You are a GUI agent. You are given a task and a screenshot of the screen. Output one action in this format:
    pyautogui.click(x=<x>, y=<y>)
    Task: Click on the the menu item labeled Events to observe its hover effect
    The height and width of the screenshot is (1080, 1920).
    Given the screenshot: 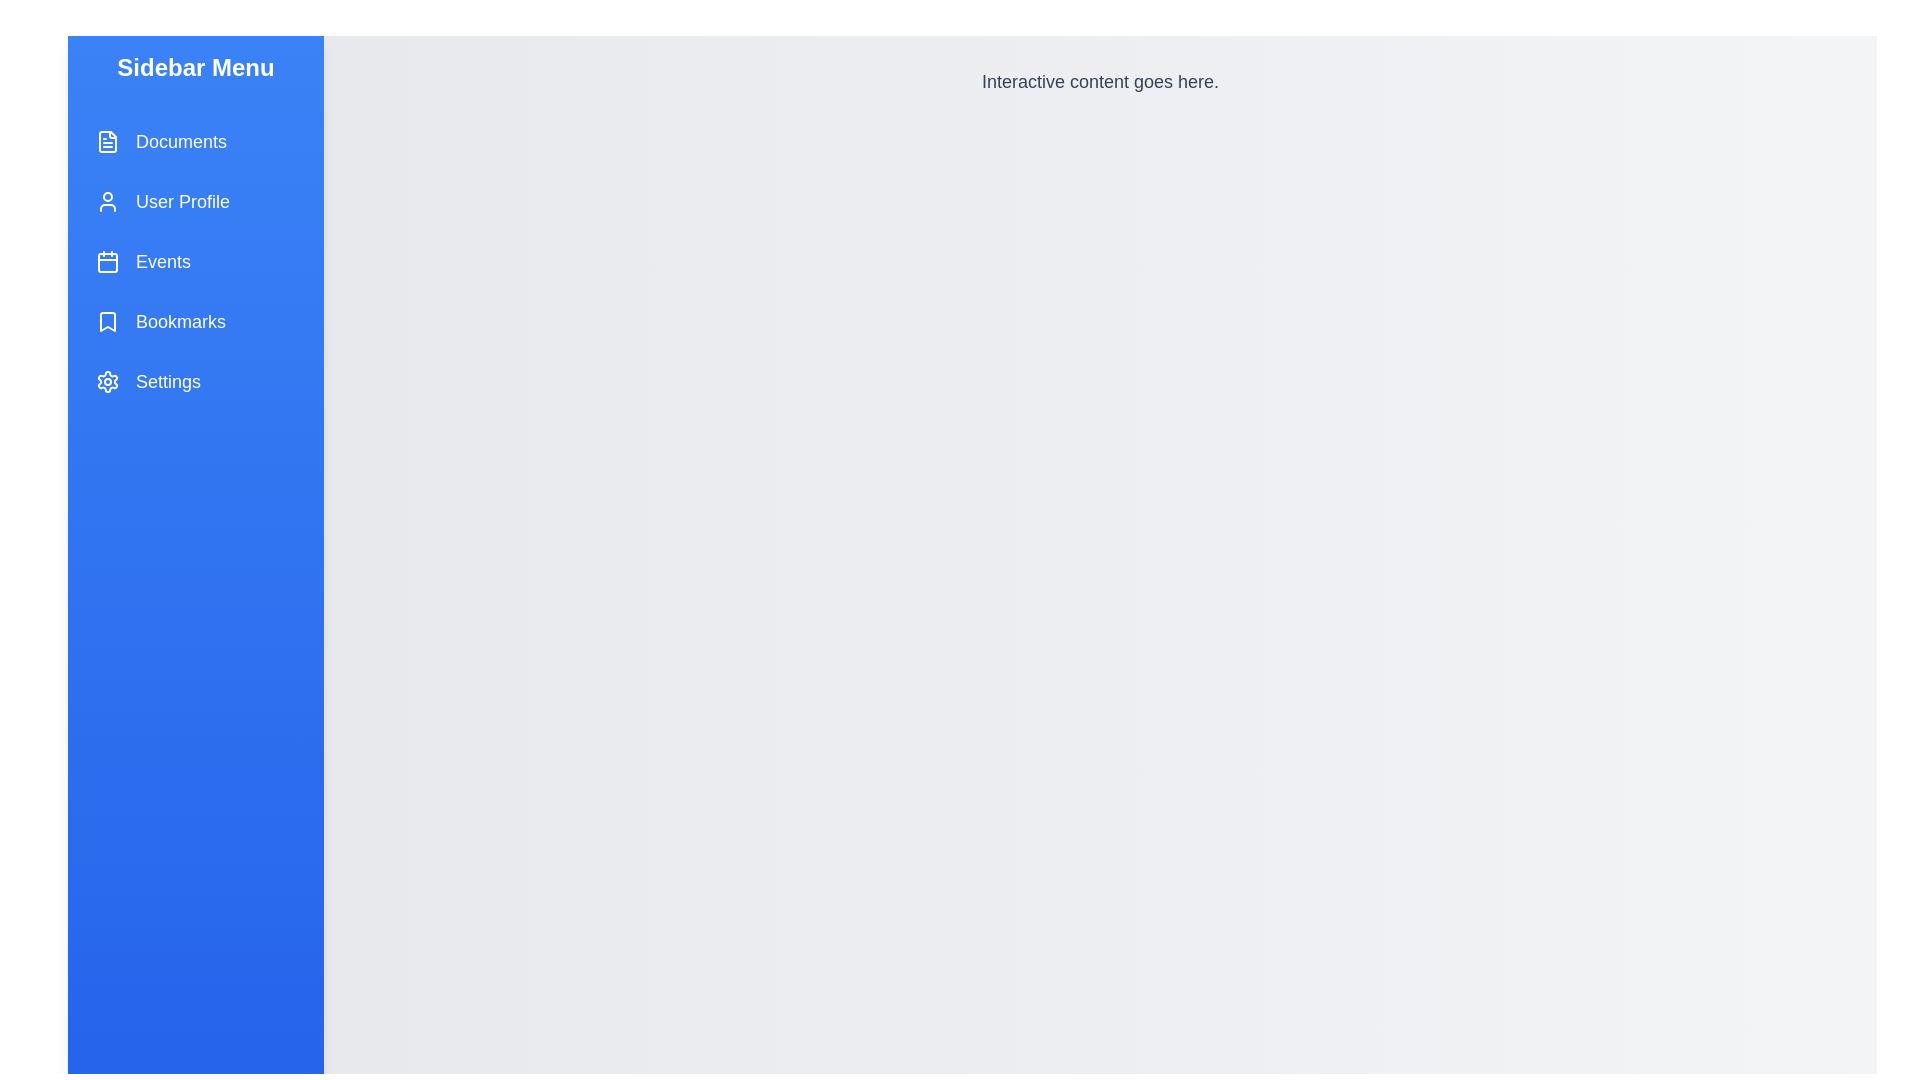 What is the action you would take?
    pyautogui.click(x=196, y=261)
    